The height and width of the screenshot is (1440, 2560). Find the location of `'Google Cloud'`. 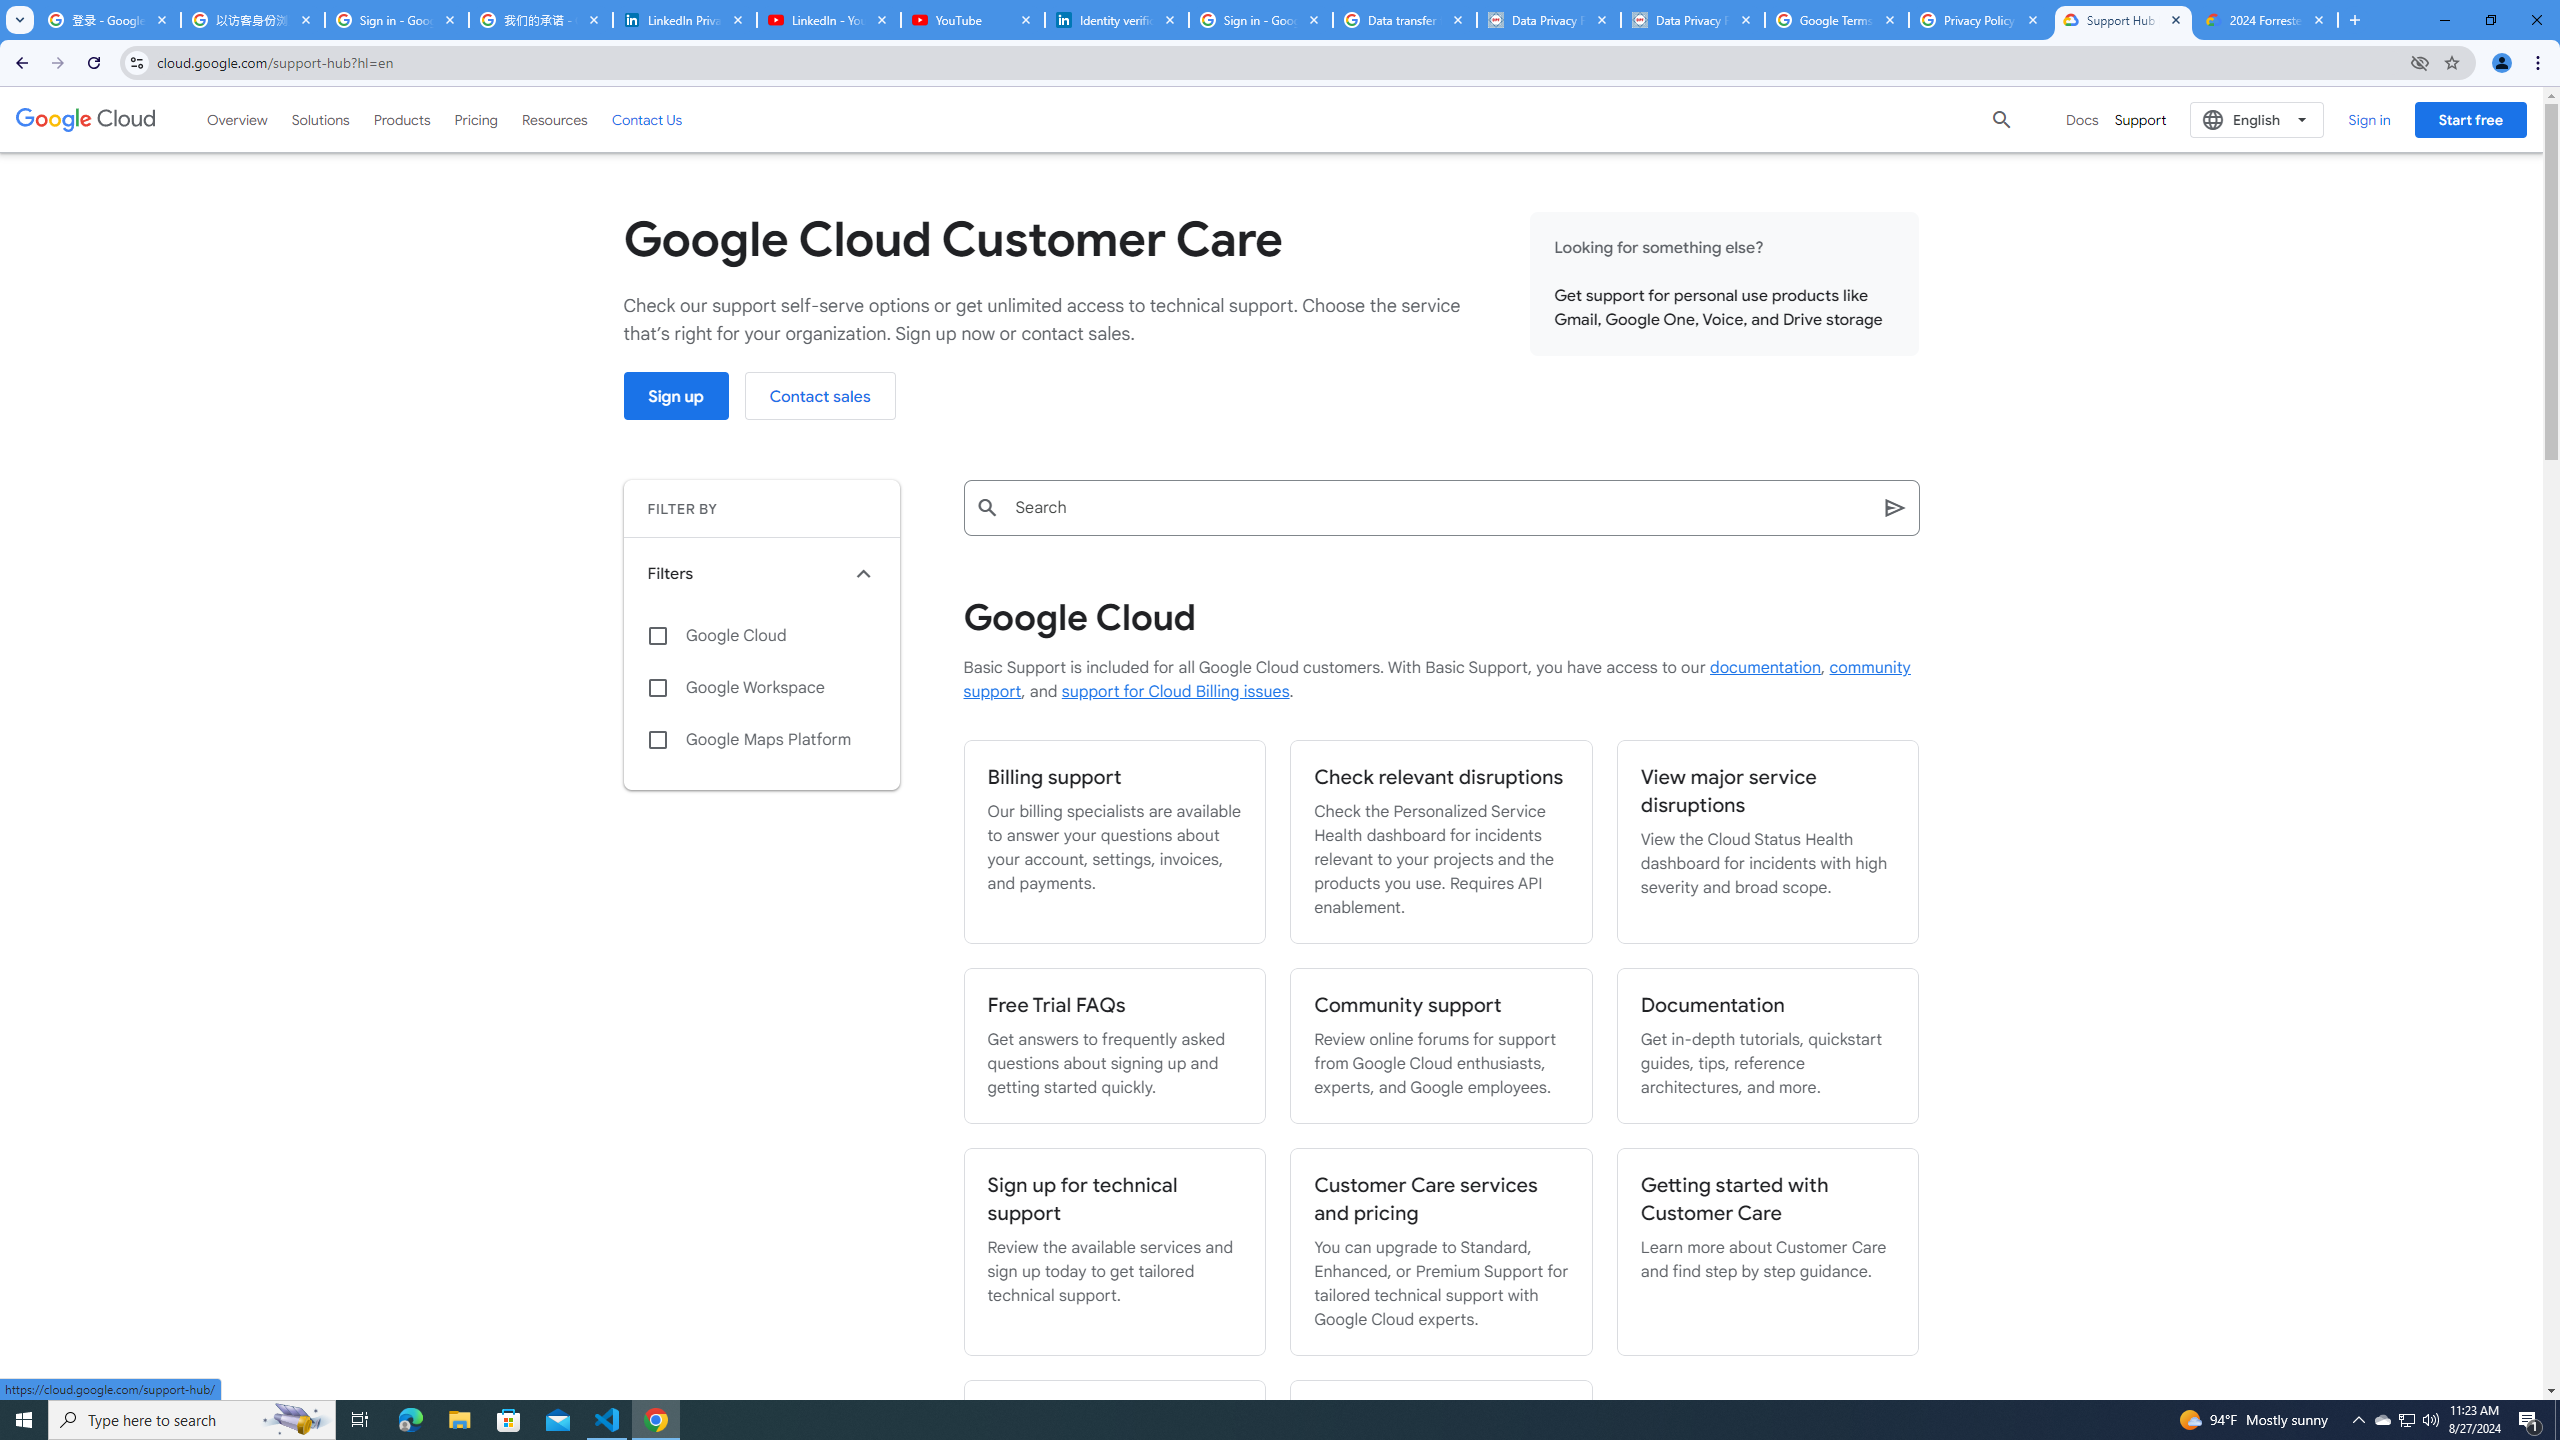

'Google Cloud' is located at coordinates (761, 635).